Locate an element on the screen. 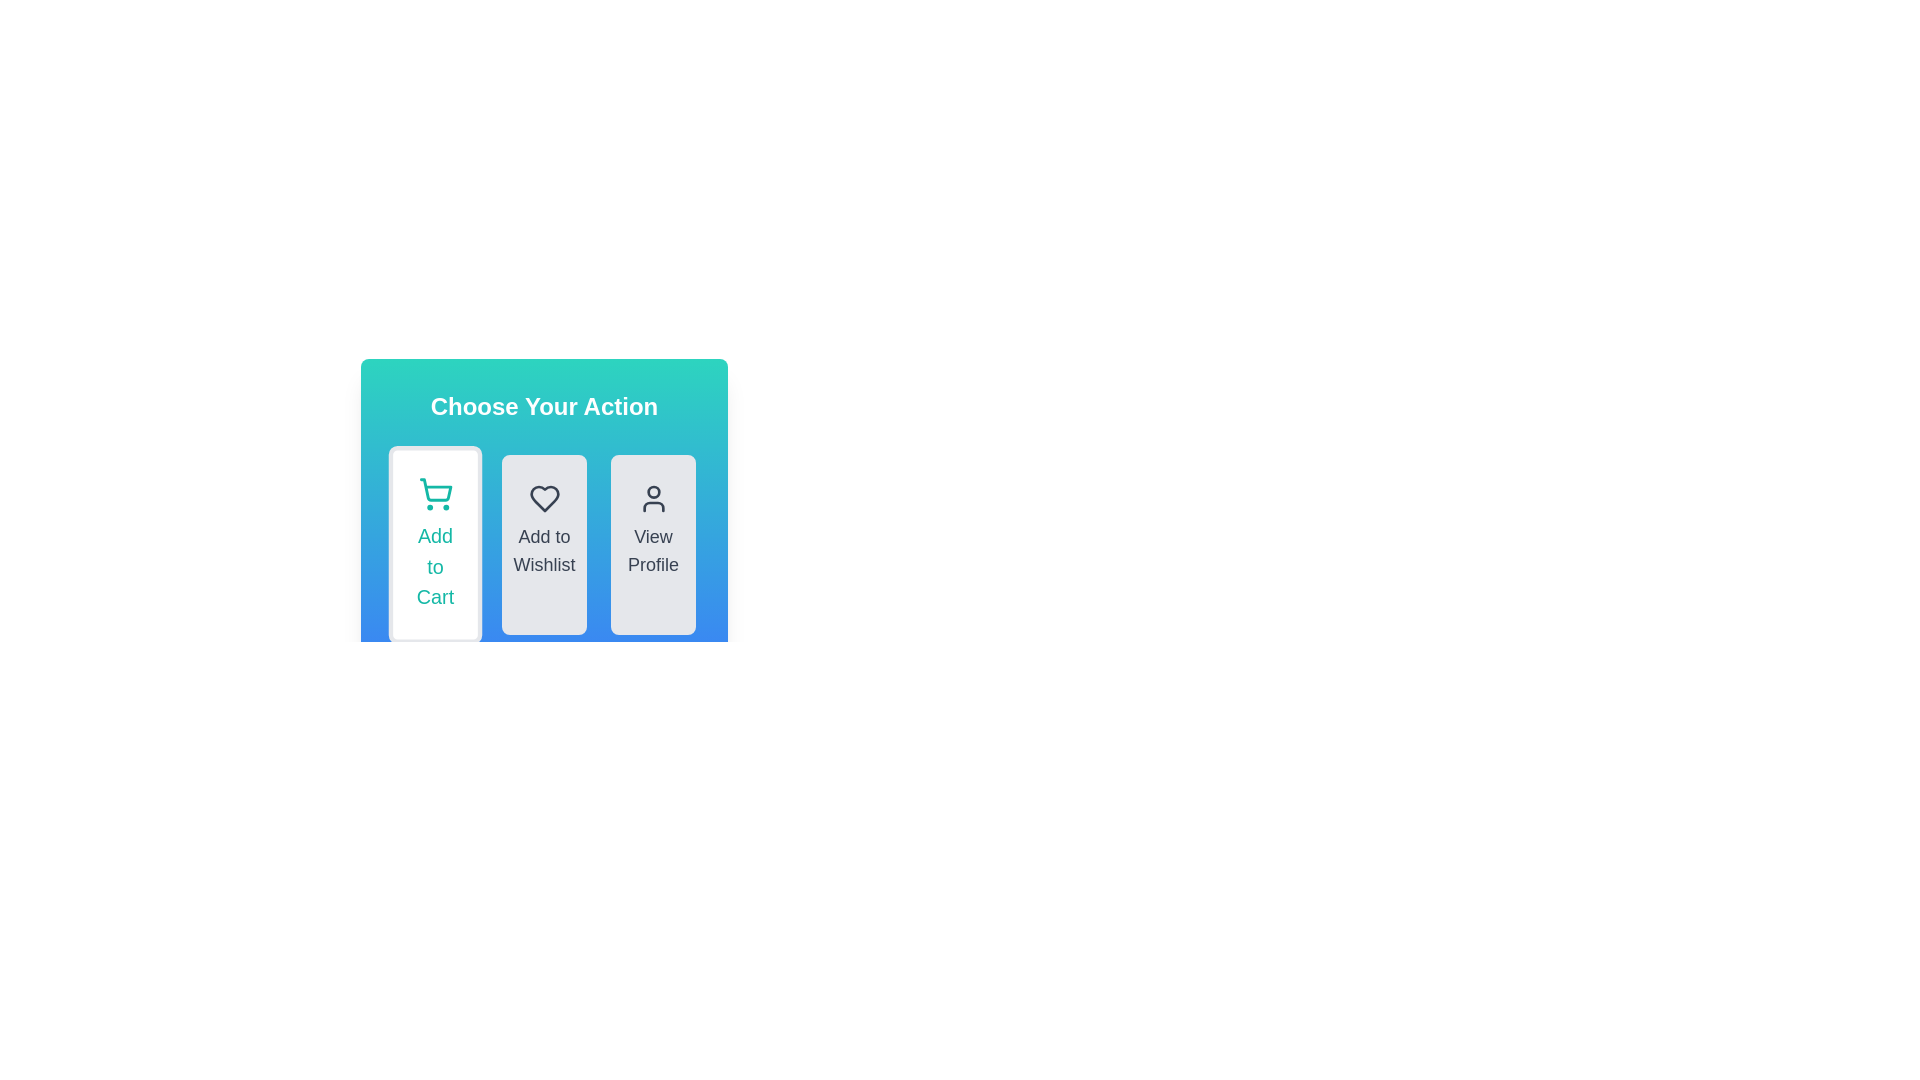 Image resolution: width=1920 pixels, height=1080 pixels. the shopping cart icon, which is the top visual element of the 'Add to Cart' button group, to initiate the action is located at coordinates (434, 494).